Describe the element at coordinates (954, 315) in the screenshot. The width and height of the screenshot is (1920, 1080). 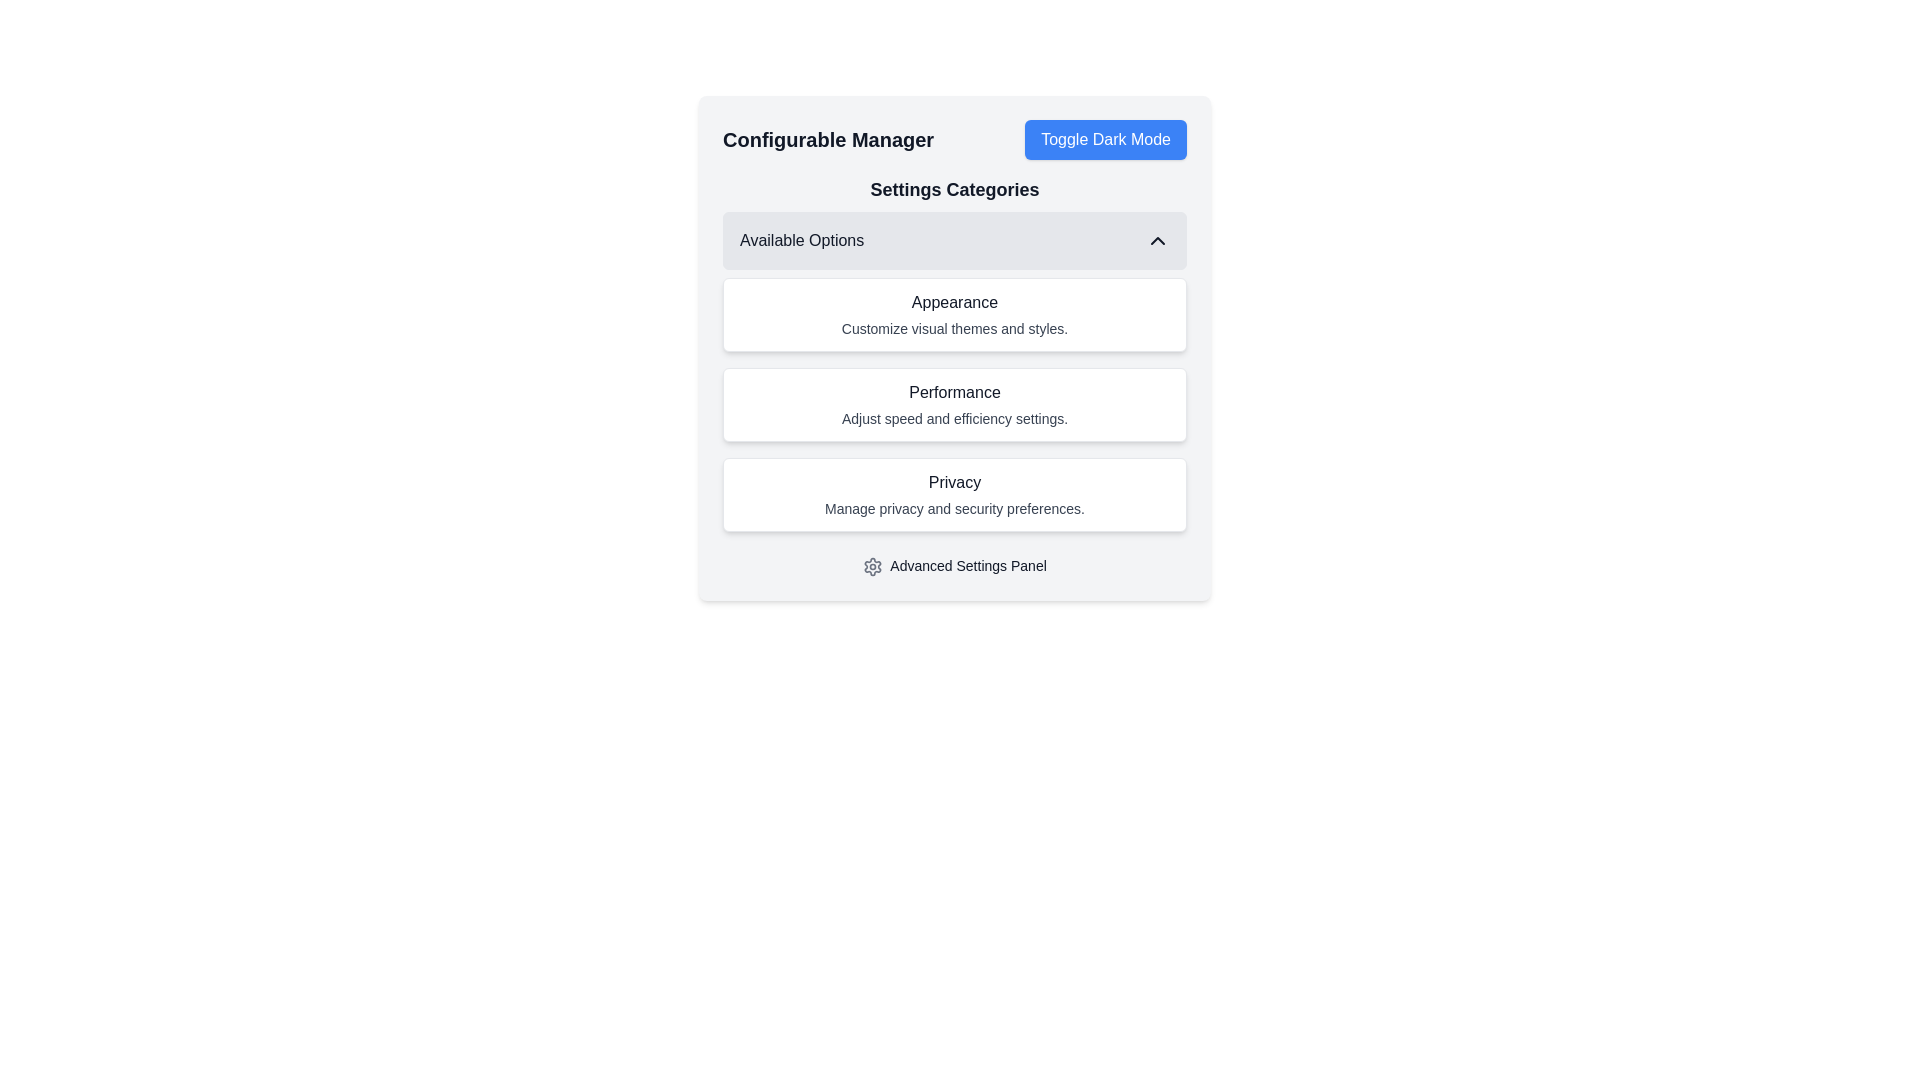
I see `the 'Appearance' settings category header, which is the first section under the 'Settings Categories' heading` at that location.